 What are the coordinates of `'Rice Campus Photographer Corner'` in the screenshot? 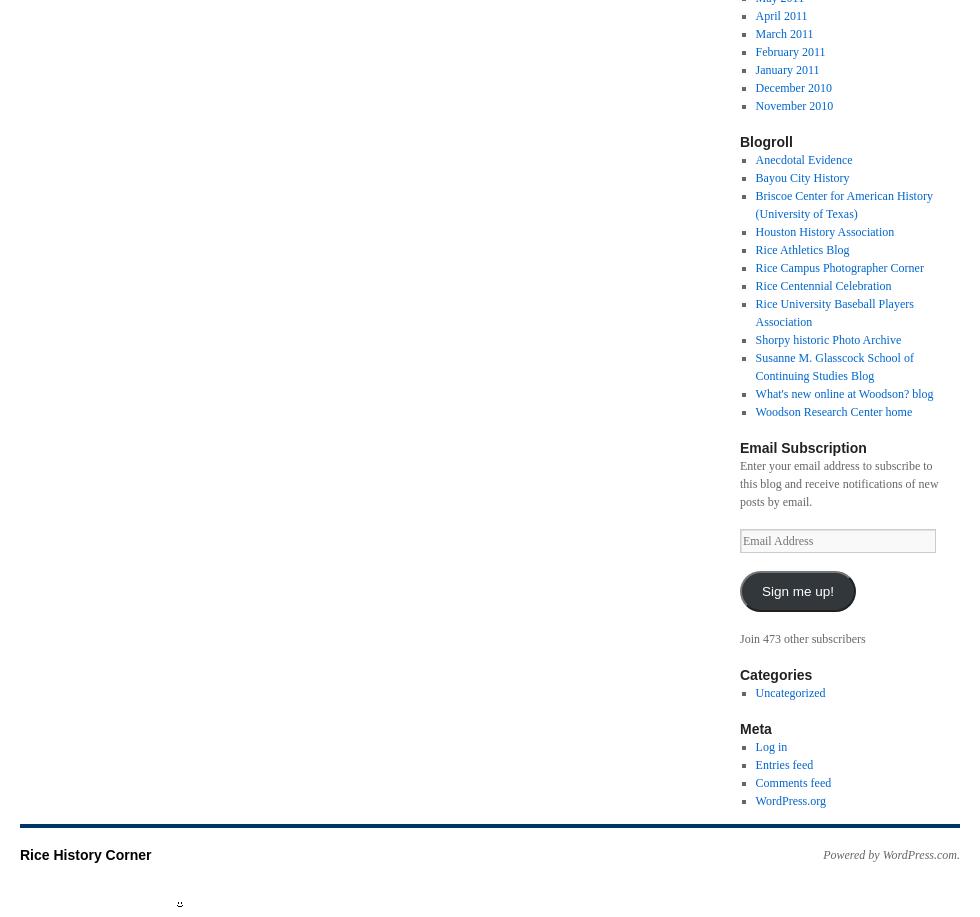 It's located at (838, 268).